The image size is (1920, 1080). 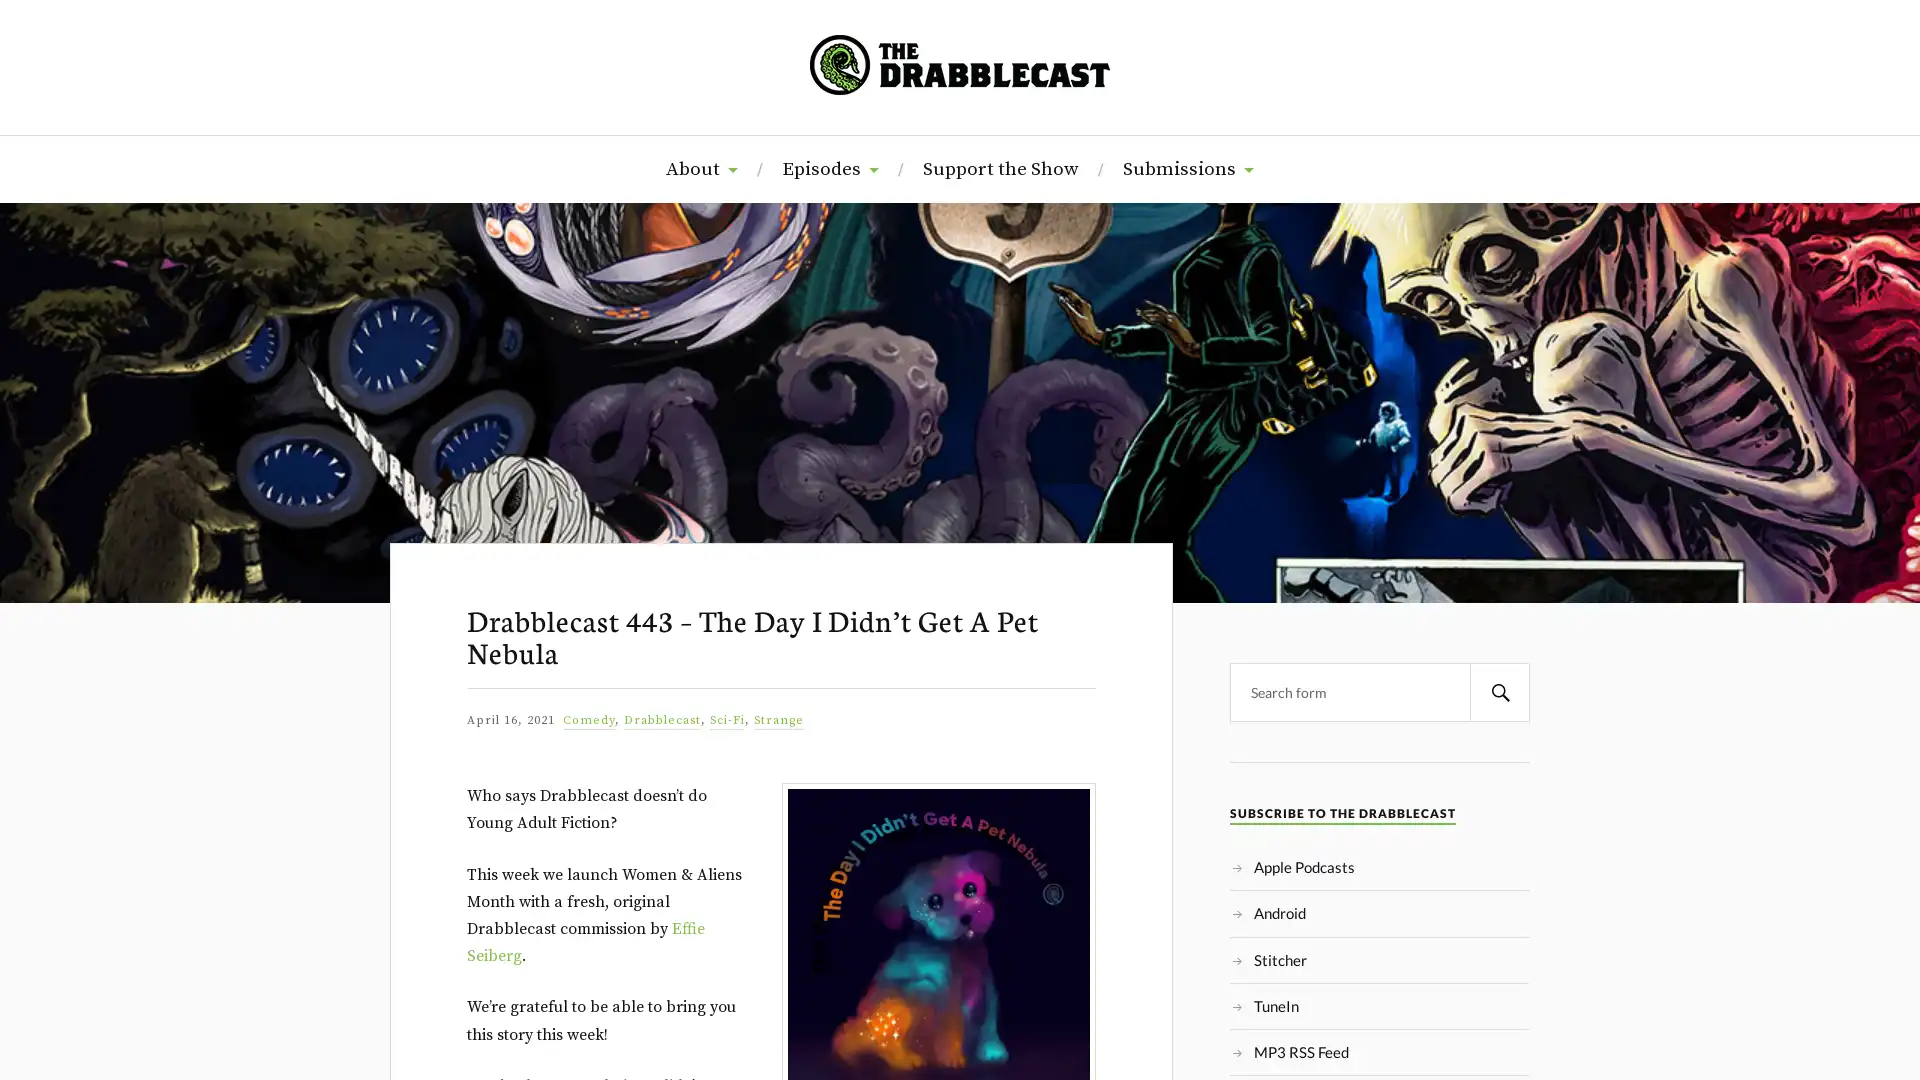 I want to click on Search, so click(x=1499, y=691).